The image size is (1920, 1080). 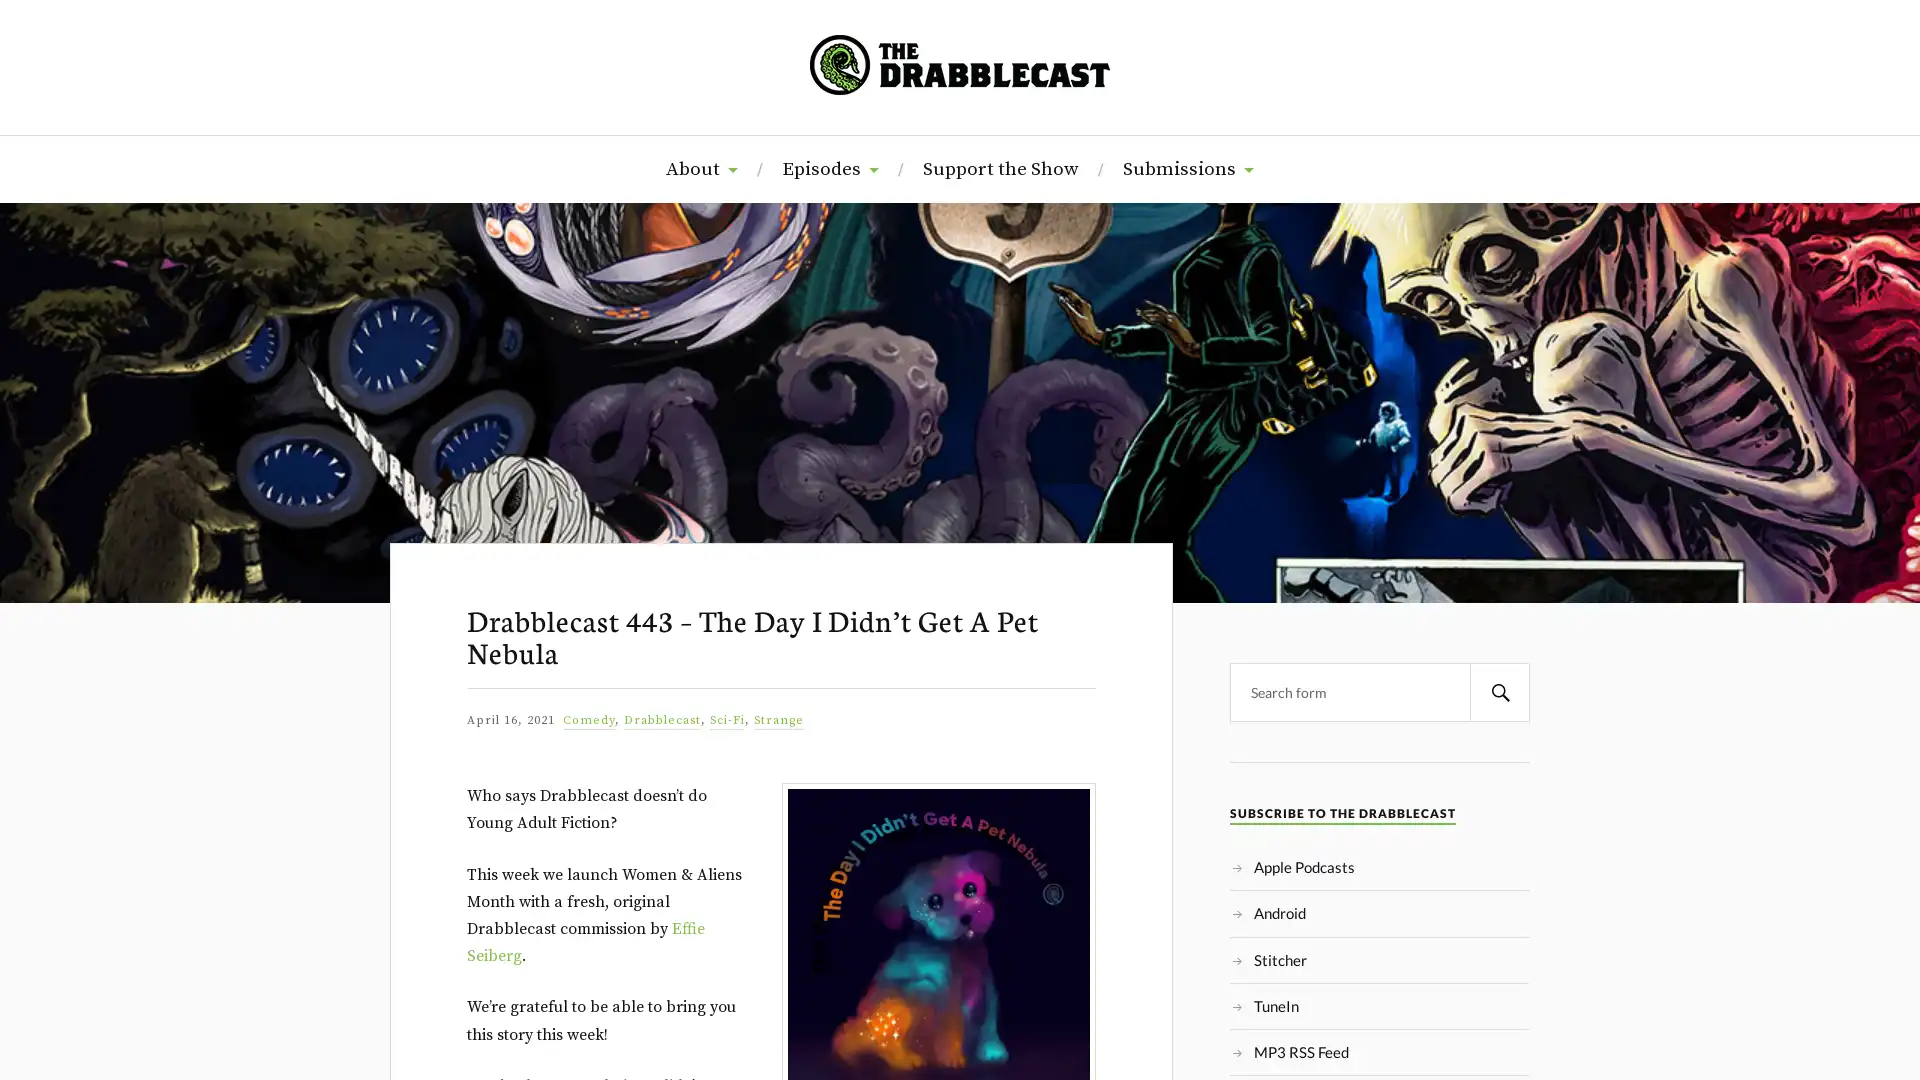 I want to click on Search, so click(x=1499, y=691).